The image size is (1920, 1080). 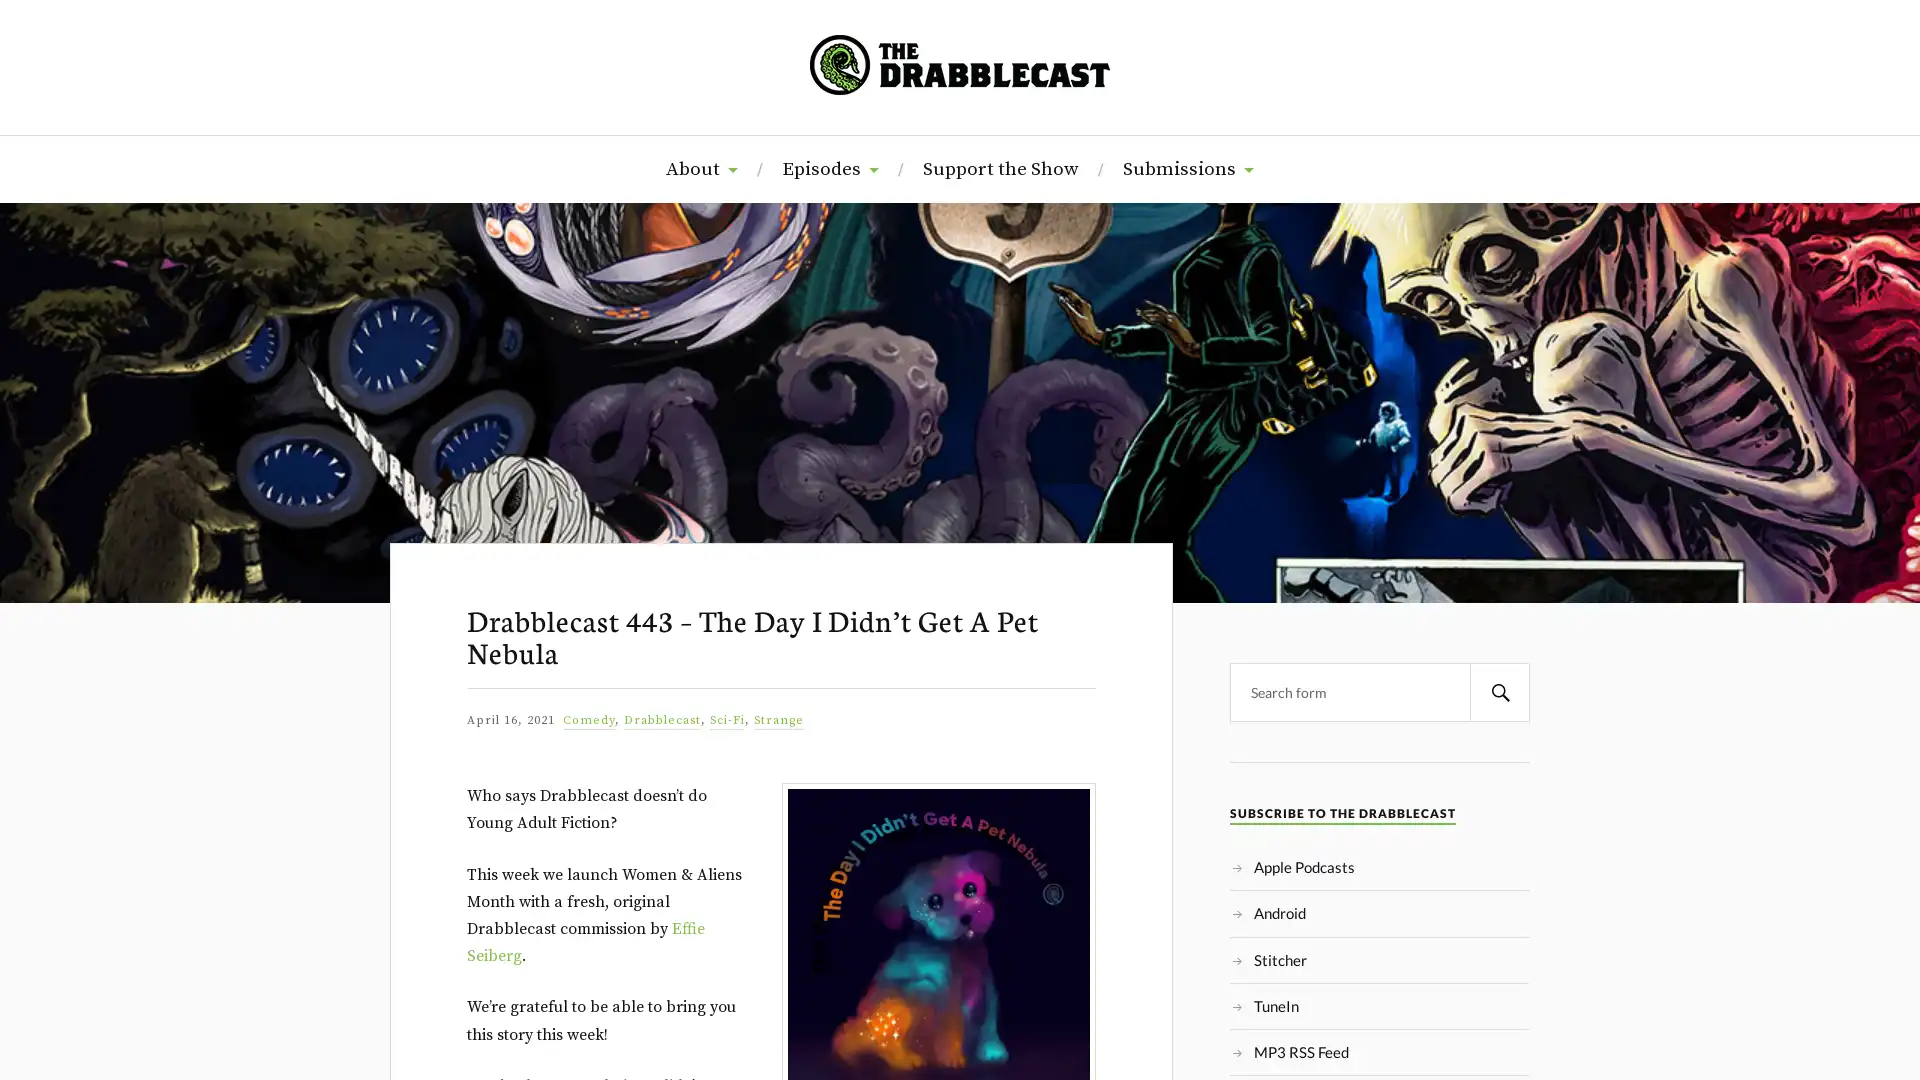 I want to click on Search, so click(x=1499, y=691).